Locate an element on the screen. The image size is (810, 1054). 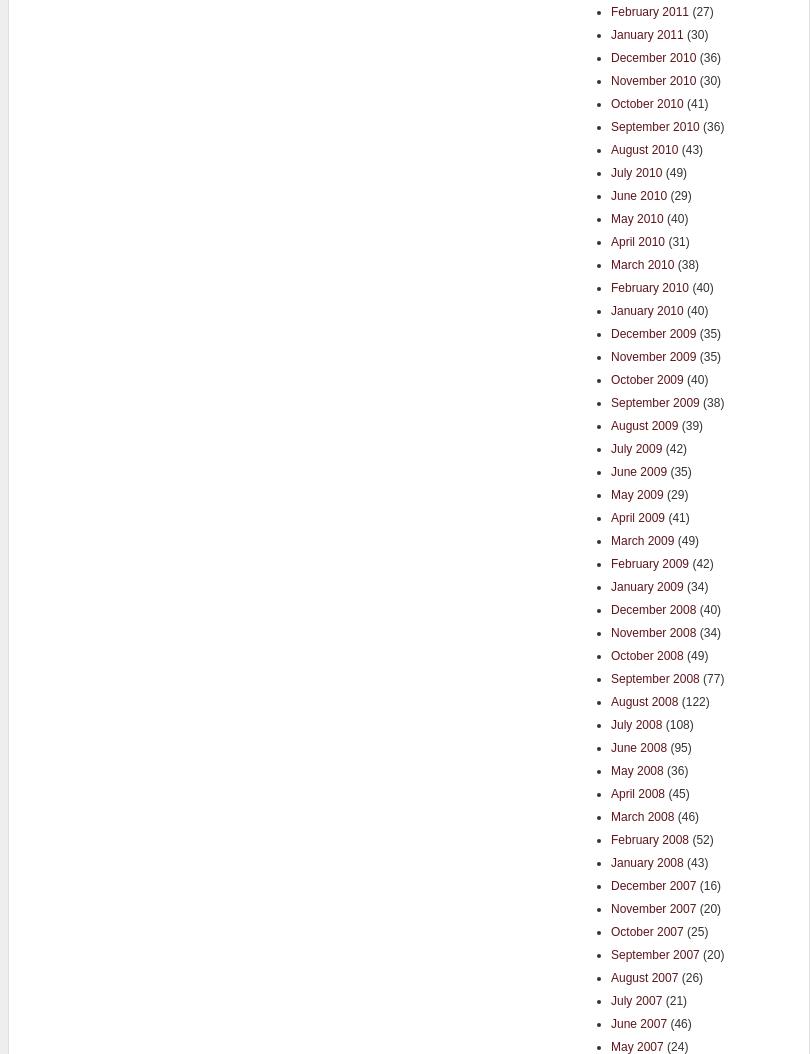
'January 2008' is located at coordinates (646, 861).